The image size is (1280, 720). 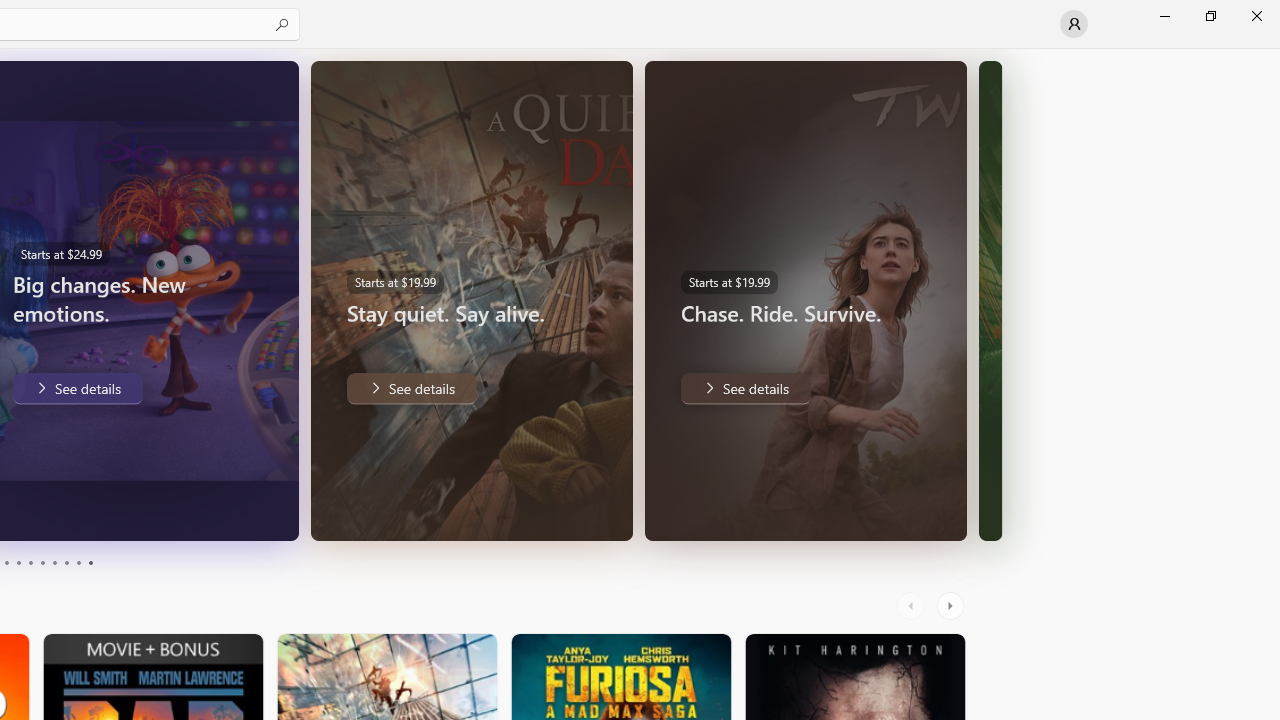 I want to click on 'Close Microsoft Store', so click(x=1255, y=15).